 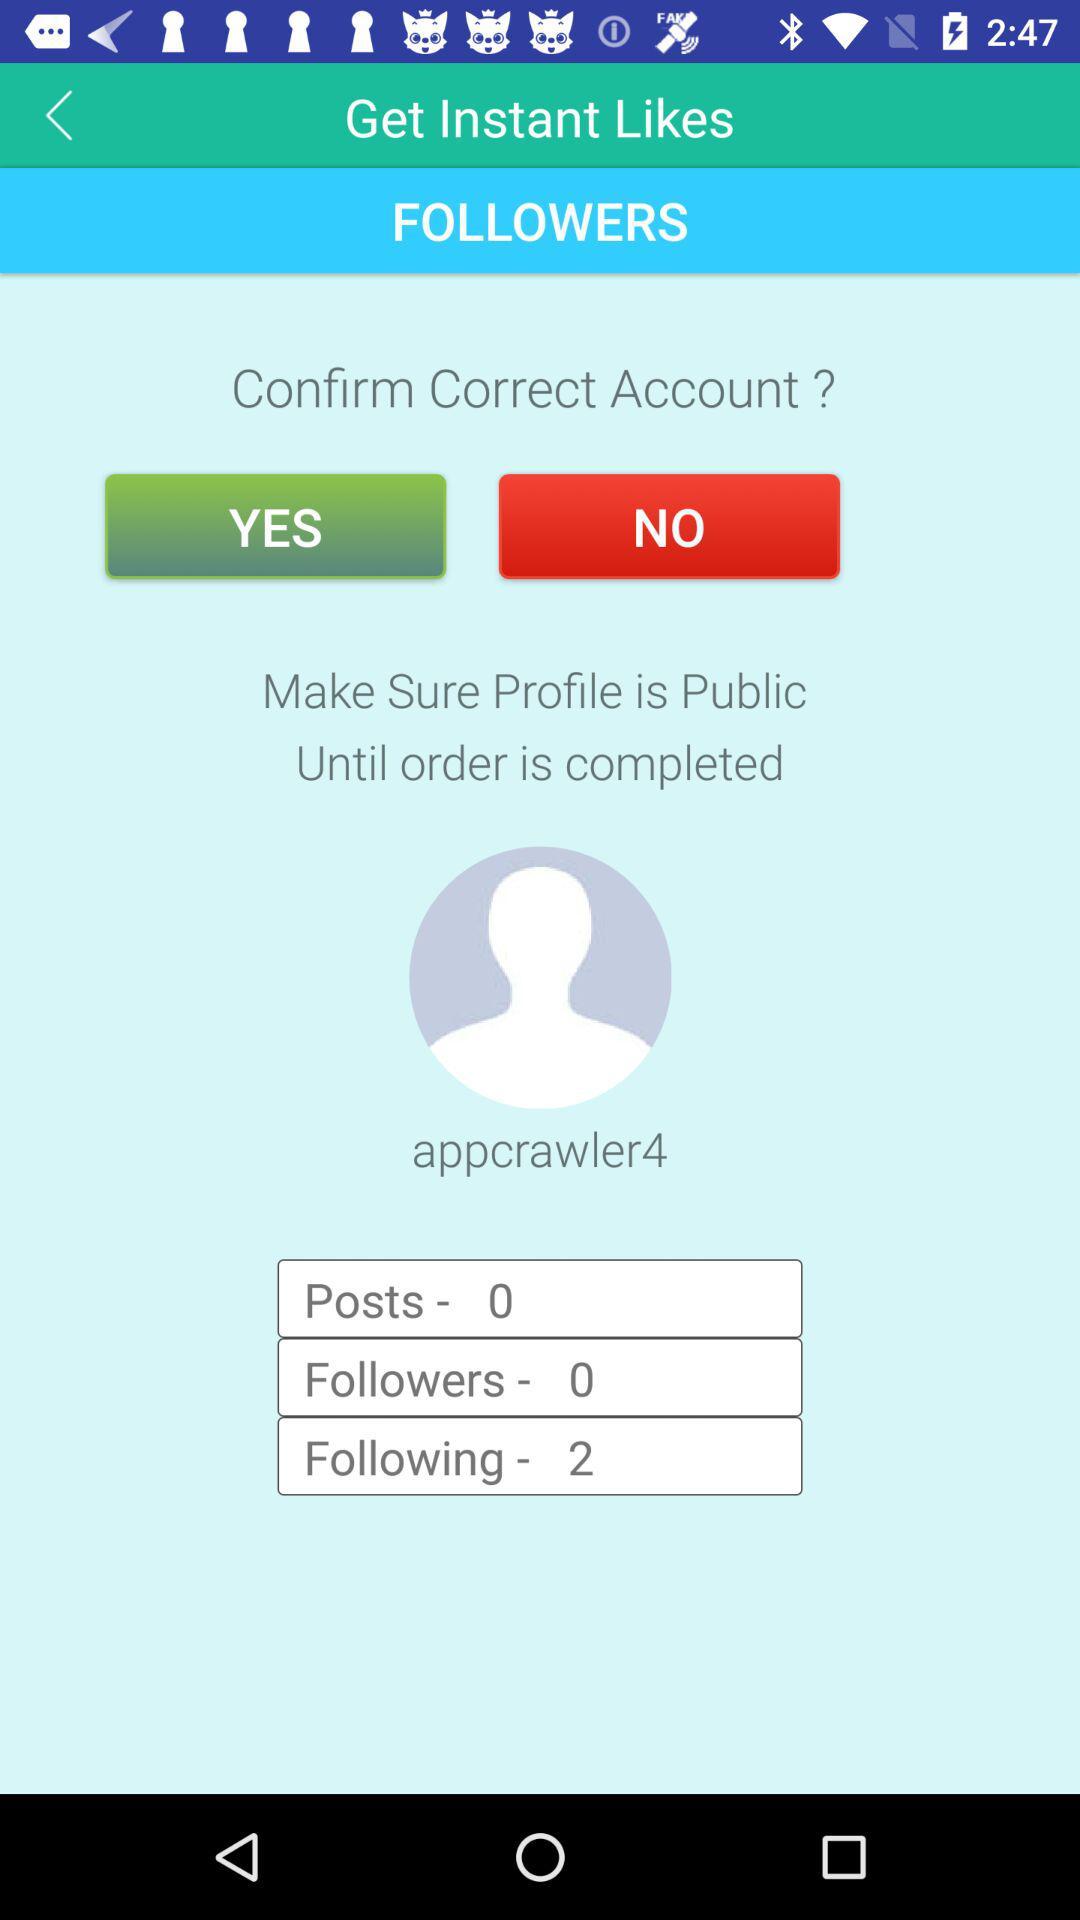 I want to click on the app to the left of get instant likes app, so click(x=58, y=114).